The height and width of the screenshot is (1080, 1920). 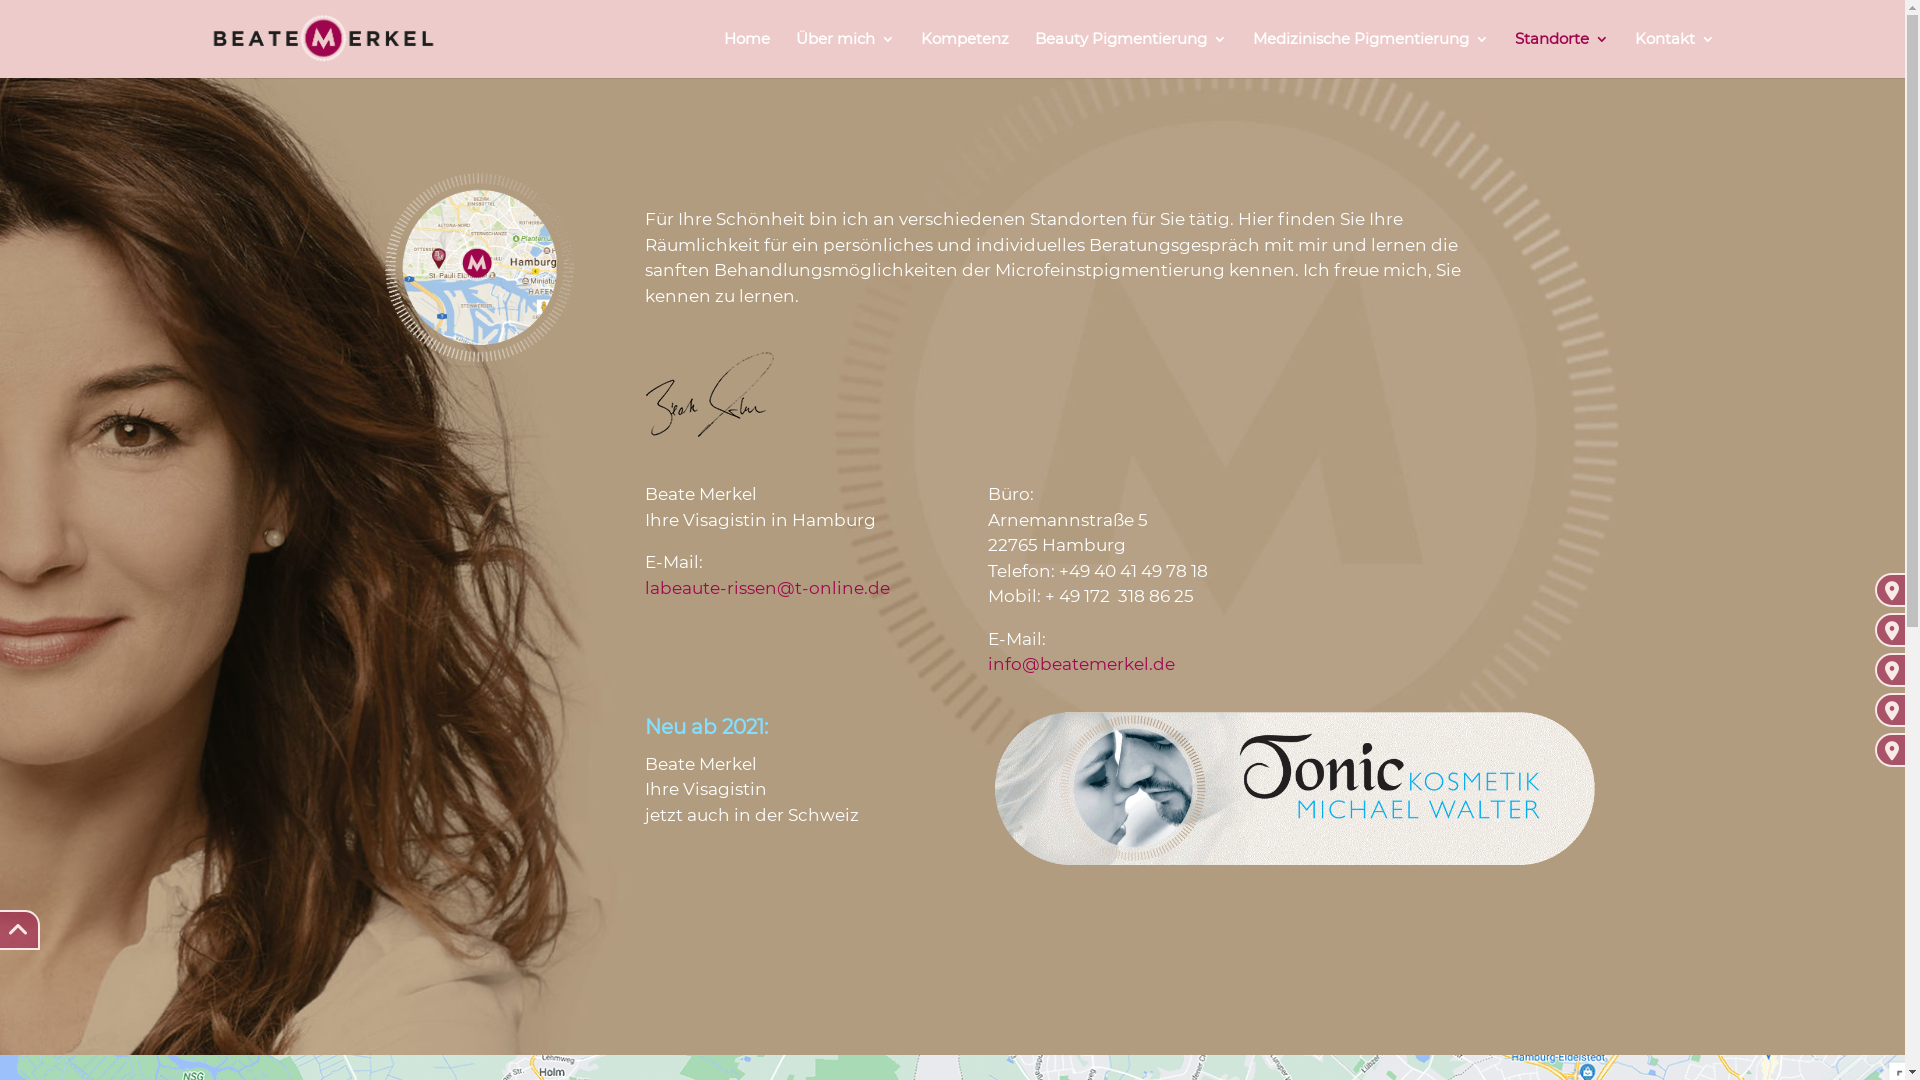 What do you see at coordinates (1080, 663) in the screenshot?
I see `'info@beatemerkel.de'` at bounding box center [1080, 663].